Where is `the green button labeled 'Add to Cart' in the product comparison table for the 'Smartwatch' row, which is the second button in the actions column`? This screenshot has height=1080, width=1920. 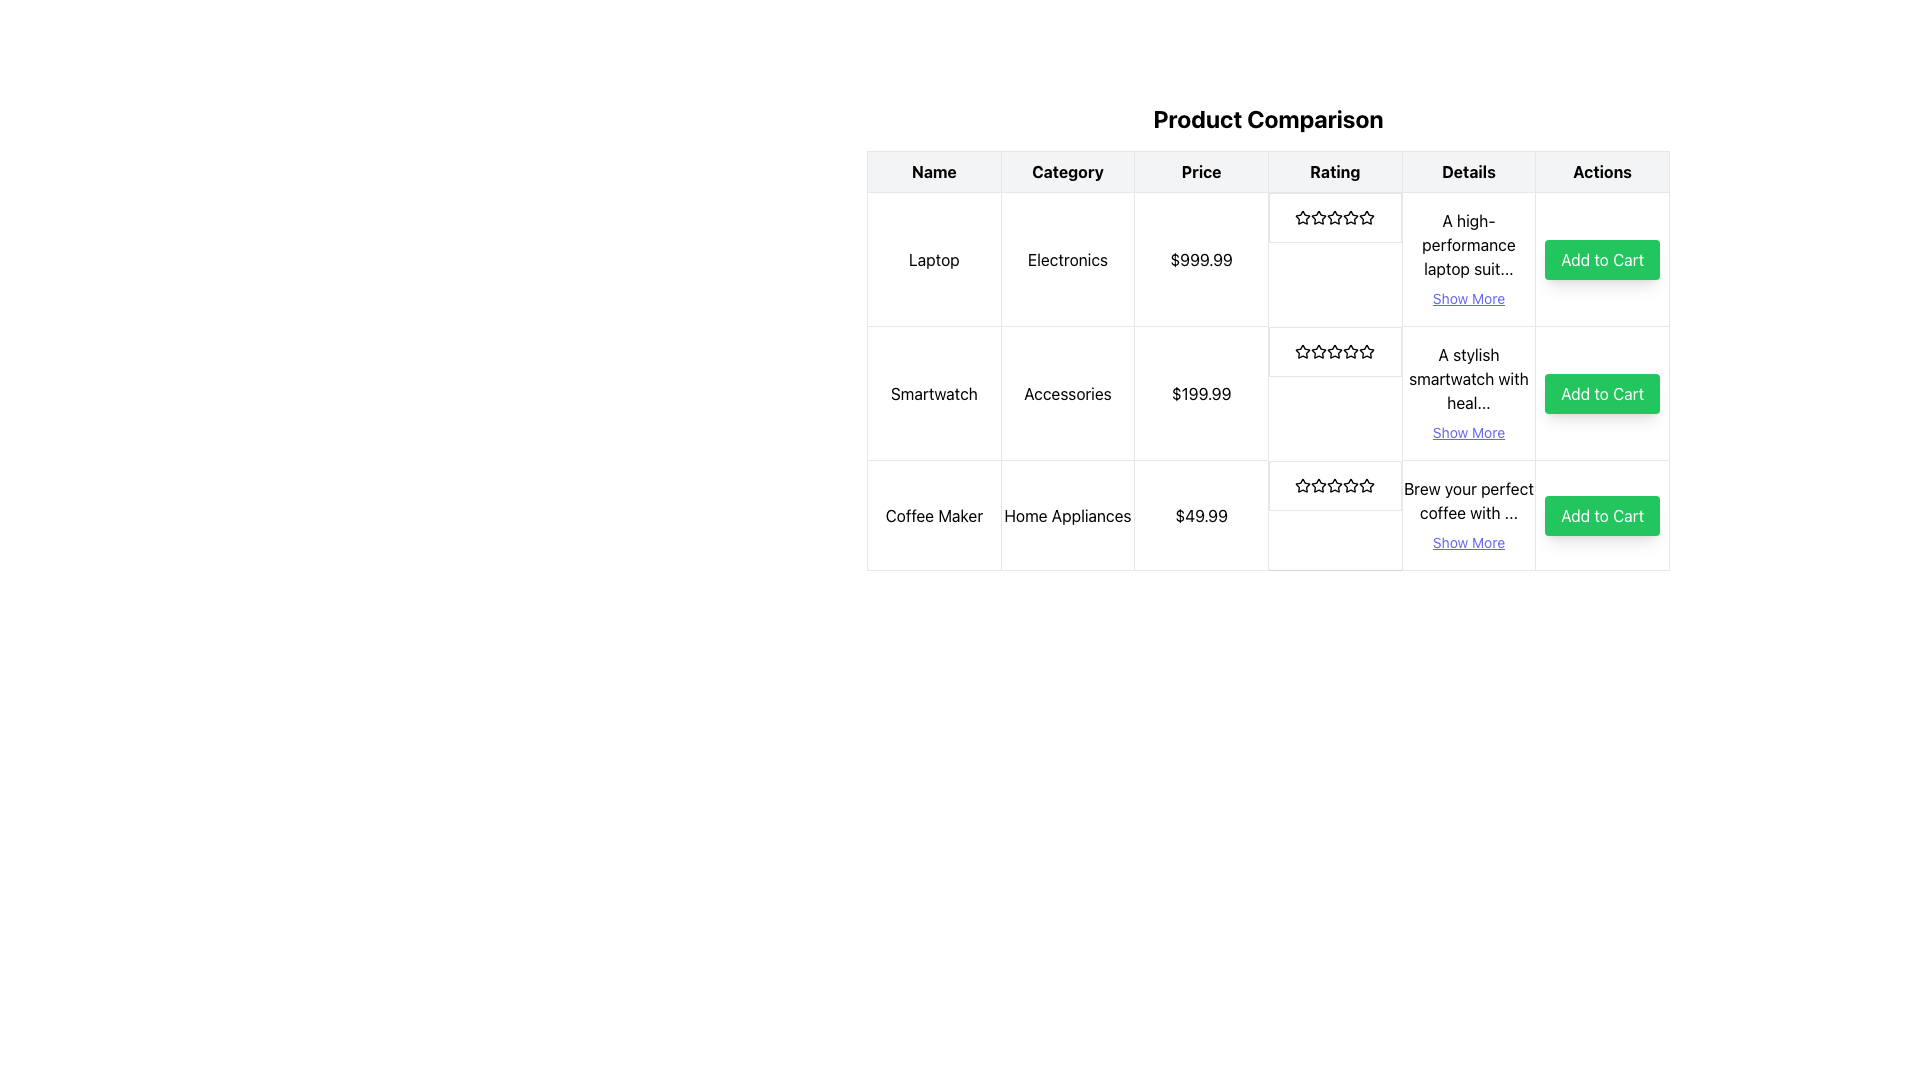 the green button labeled 'Add to Cart' in the product comparison table for the 'Smartwatch' row, which is the second button in the actions column is located at coordinates (1602, 393).